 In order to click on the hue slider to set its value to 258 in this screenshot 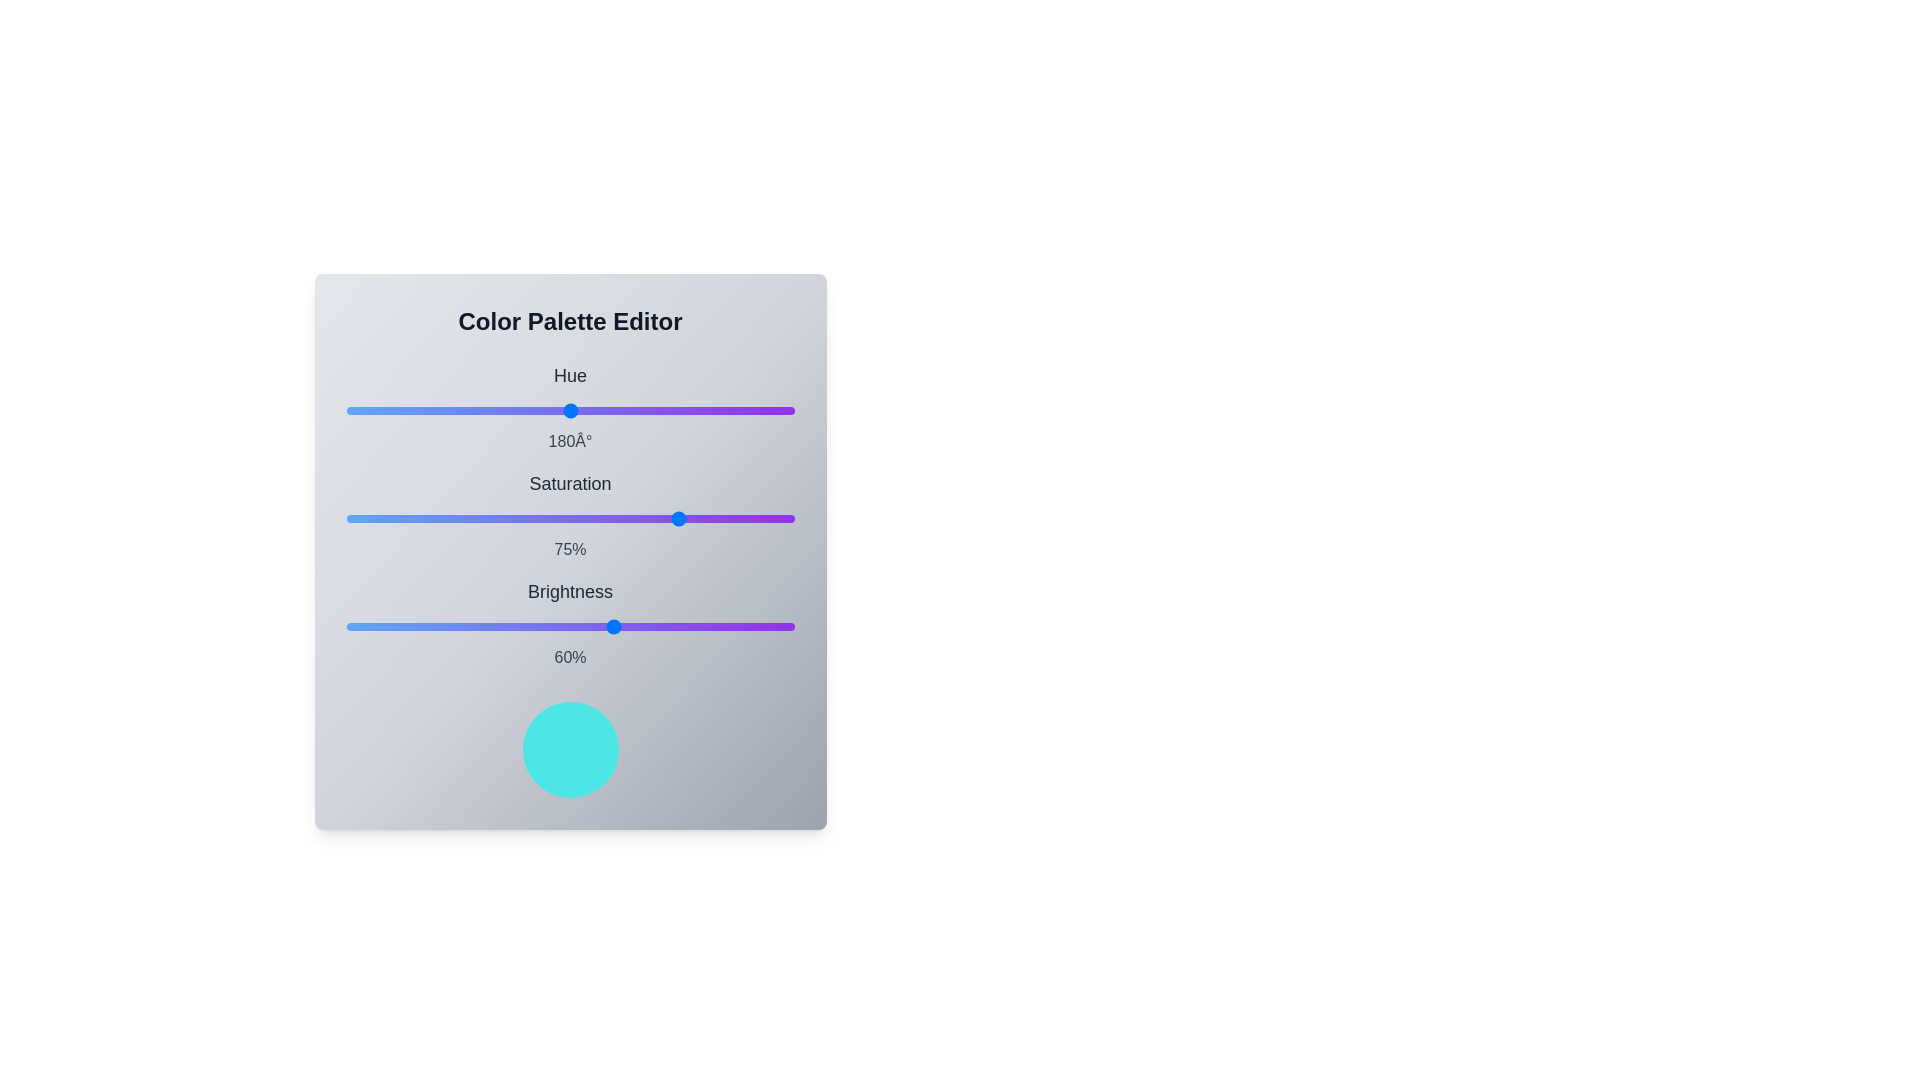, I will do `click(667, 410)`.